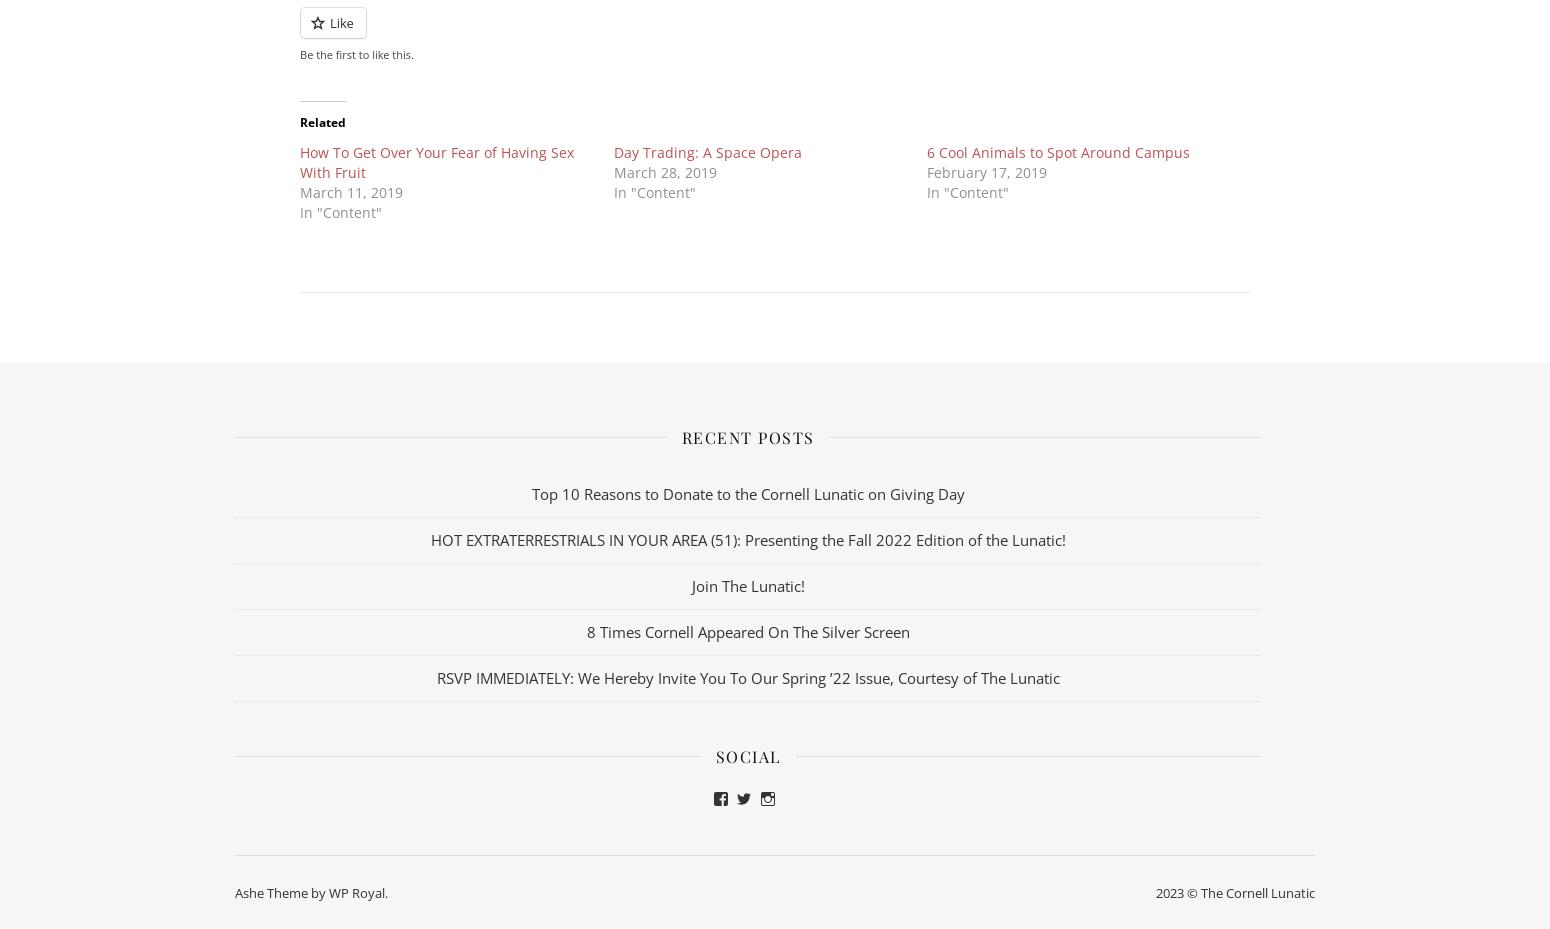 The width and height of the screenshot is (1550, 929). I want to click on 'HOT EXTRATERRESTRIALS IN YOUR AREA (51): Presenting the Fall 2022 Edition of the Lunatic!', so click(747, 539).